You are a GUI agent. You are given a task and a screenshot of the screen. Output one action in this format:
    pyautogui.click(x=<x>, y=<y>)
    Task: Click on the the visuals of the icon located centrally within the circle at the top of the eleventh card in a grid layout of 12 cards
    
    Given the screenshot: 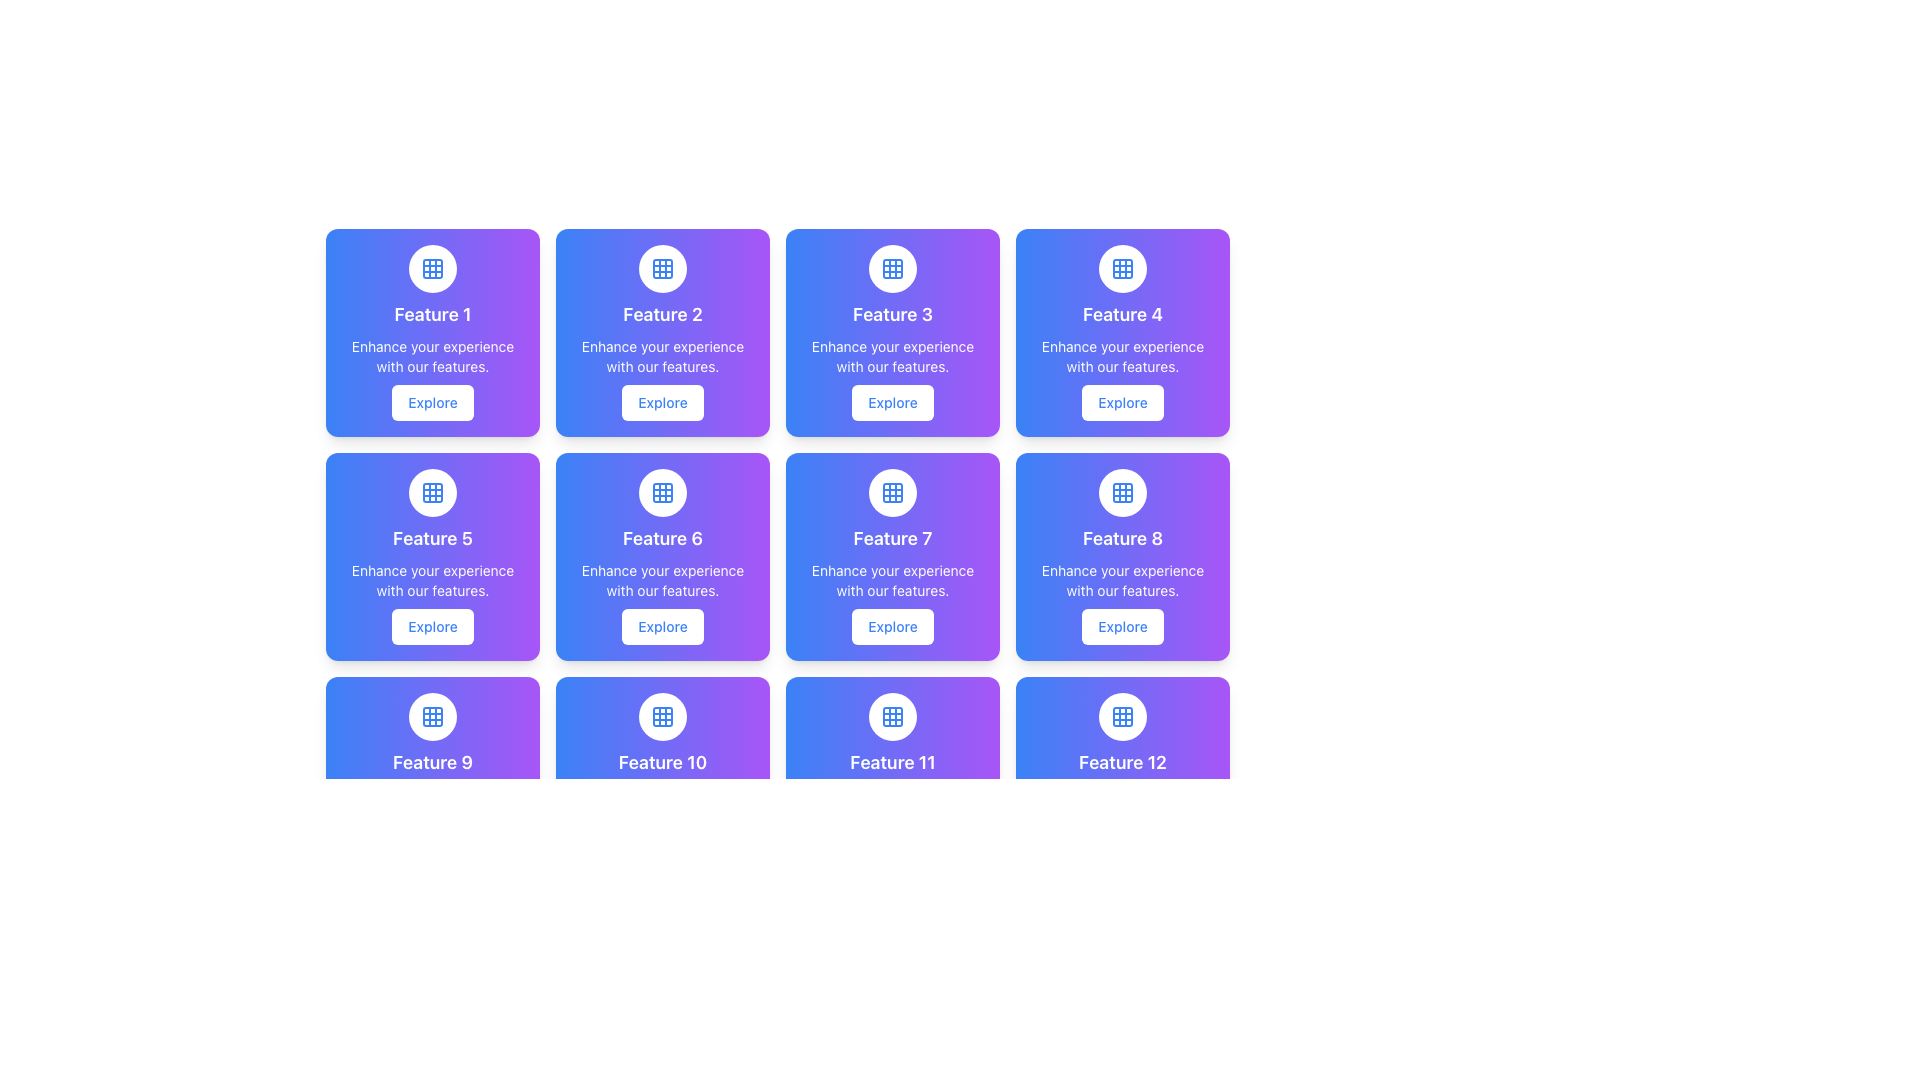 What is the action you would take?
    pyautogui.click(x=891, y=716)
    